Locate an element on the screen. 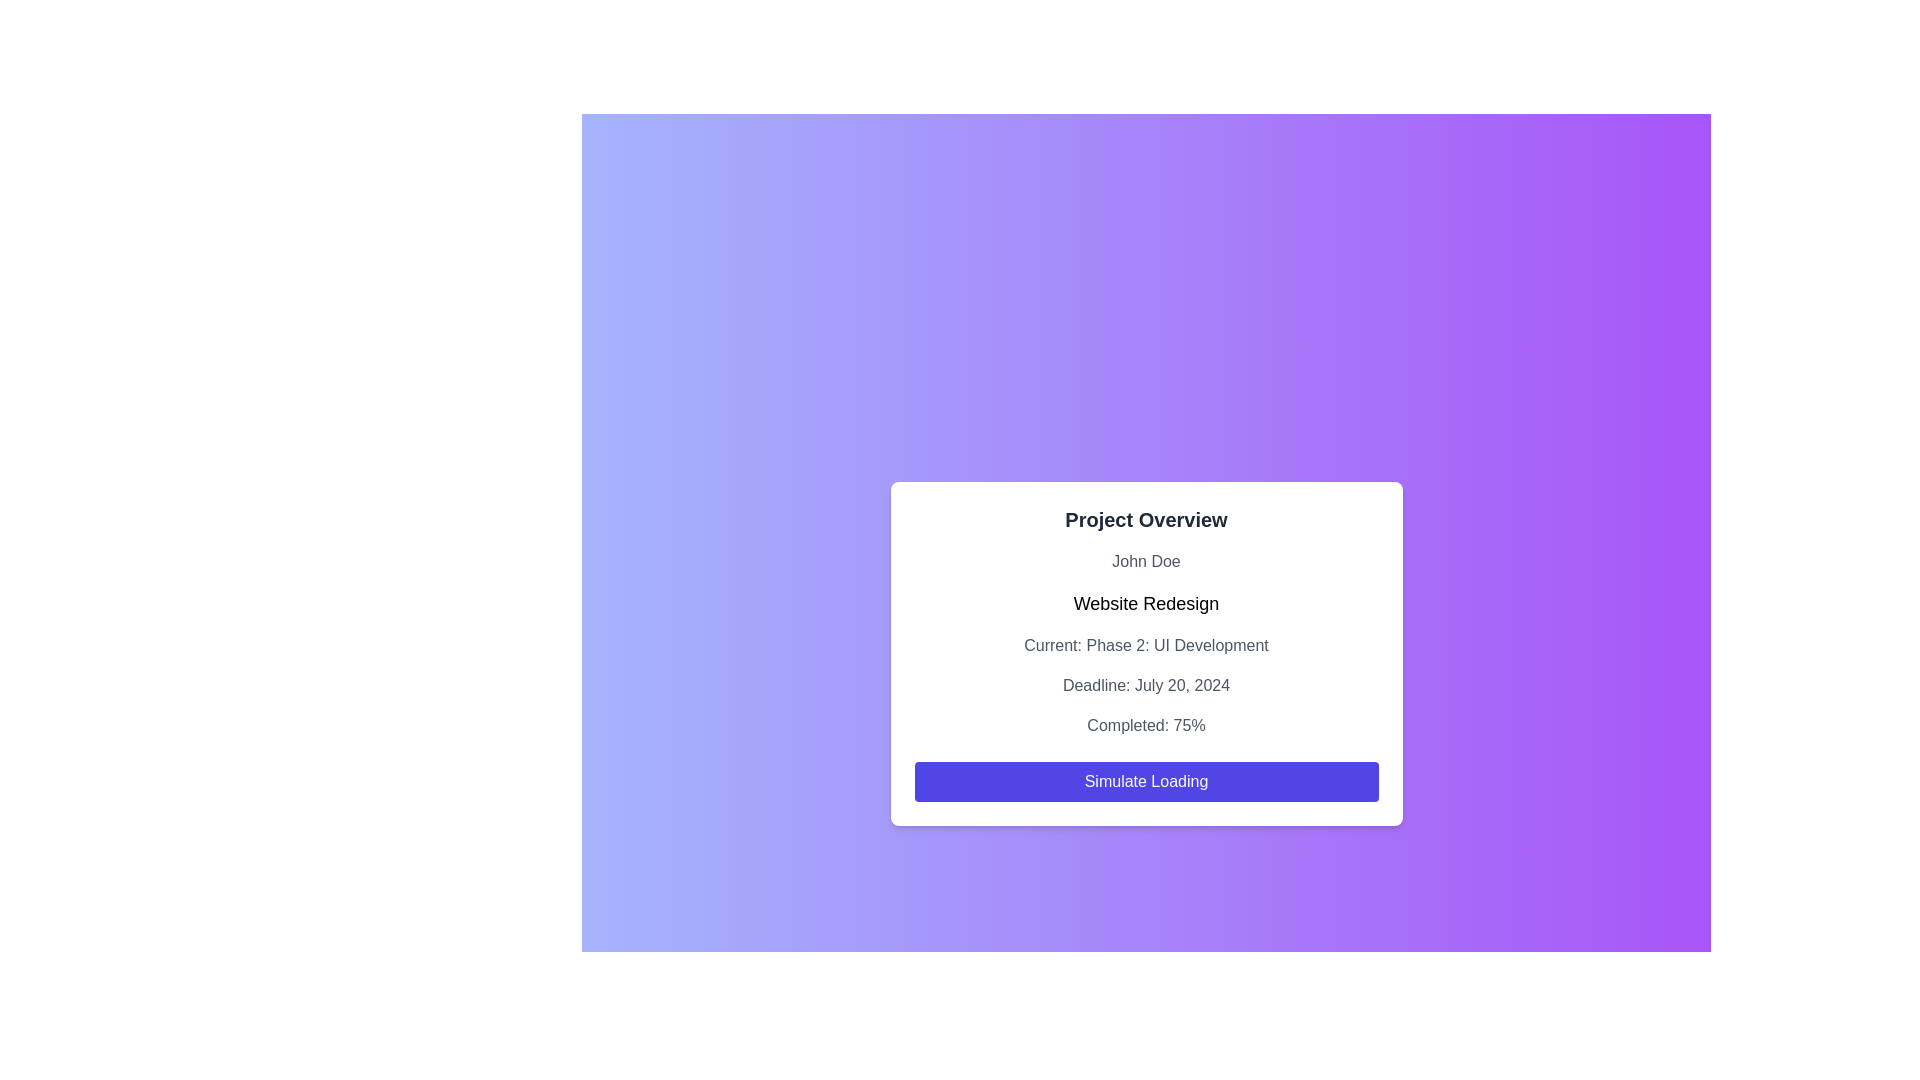 Image resolution: width=1920 pixels, height=1080 pixels. the Text Label that serves as a title or header, positioned between 'John Doe' and 'Current: Phase 2: UI Development' is located at coordinates (1146, 603).